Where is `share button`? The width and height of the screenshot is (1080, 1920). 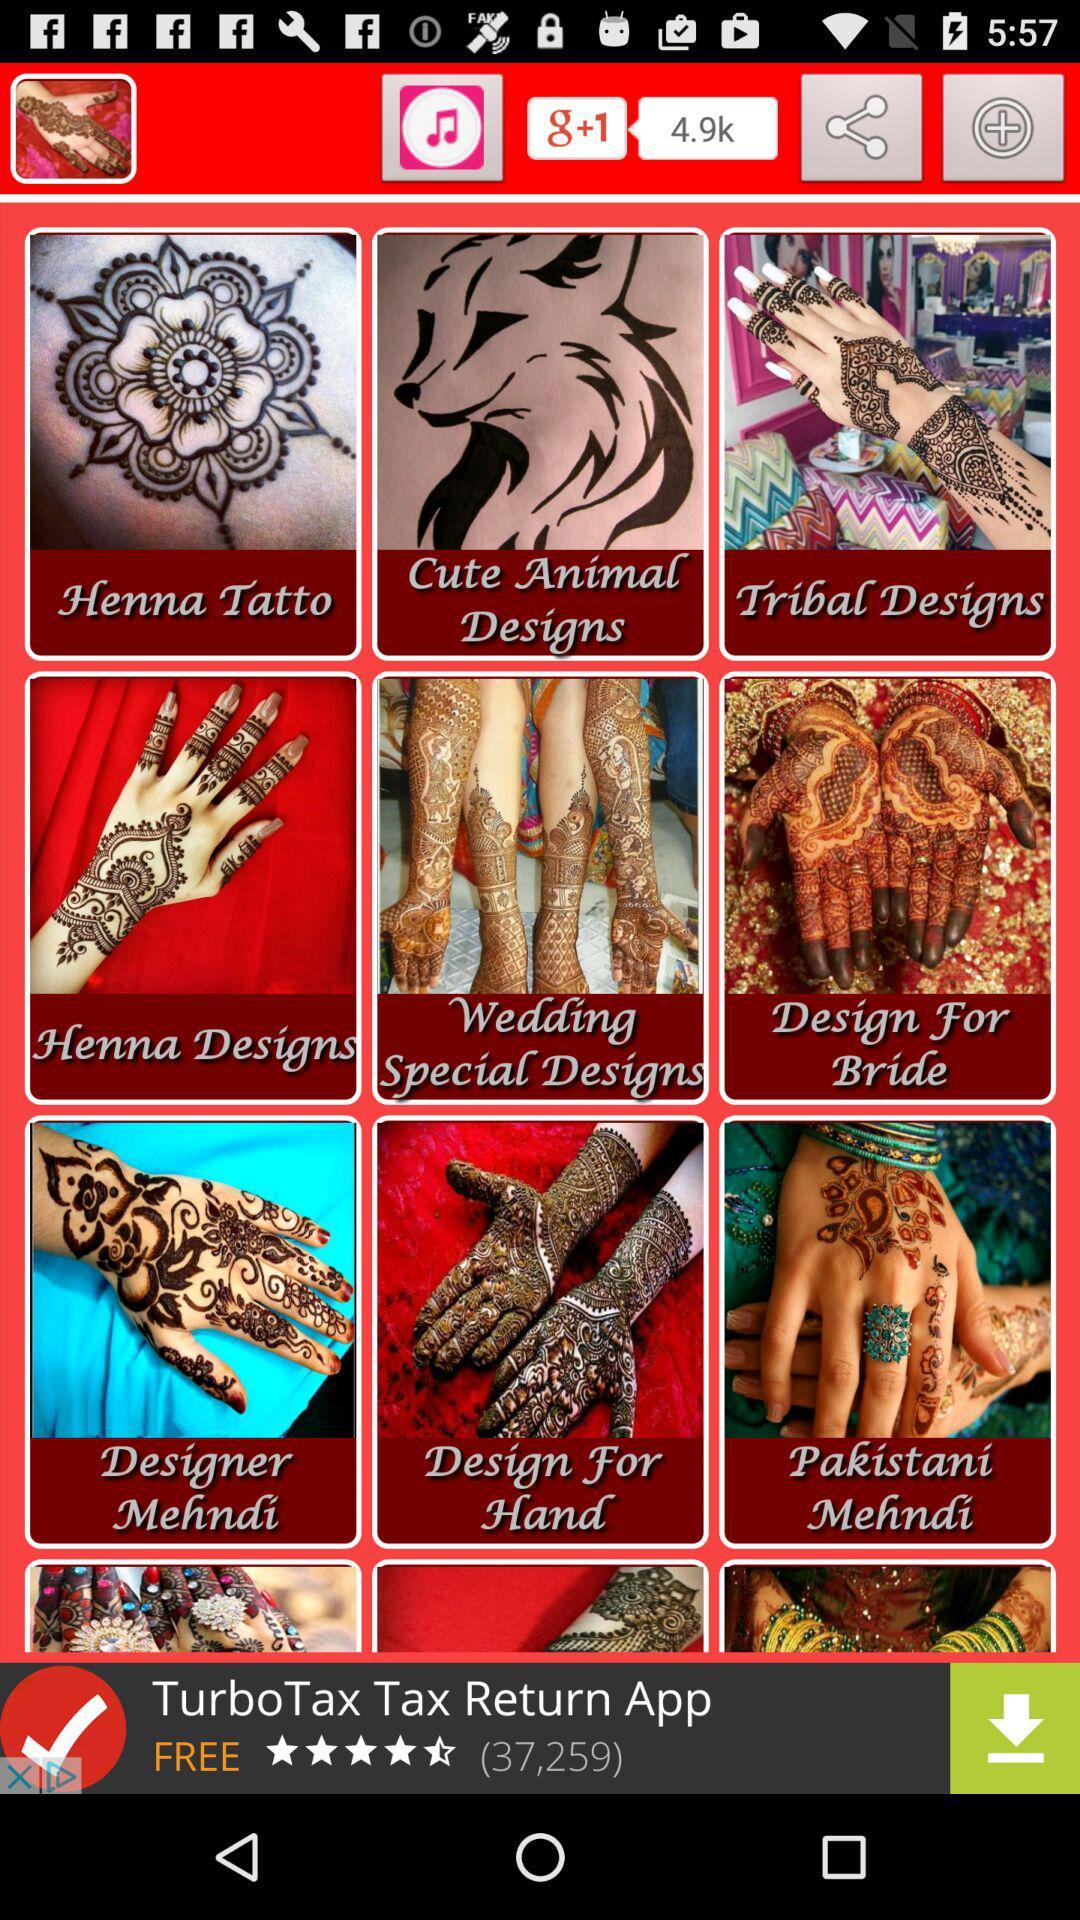
share button is located at coordinates (861, 131).